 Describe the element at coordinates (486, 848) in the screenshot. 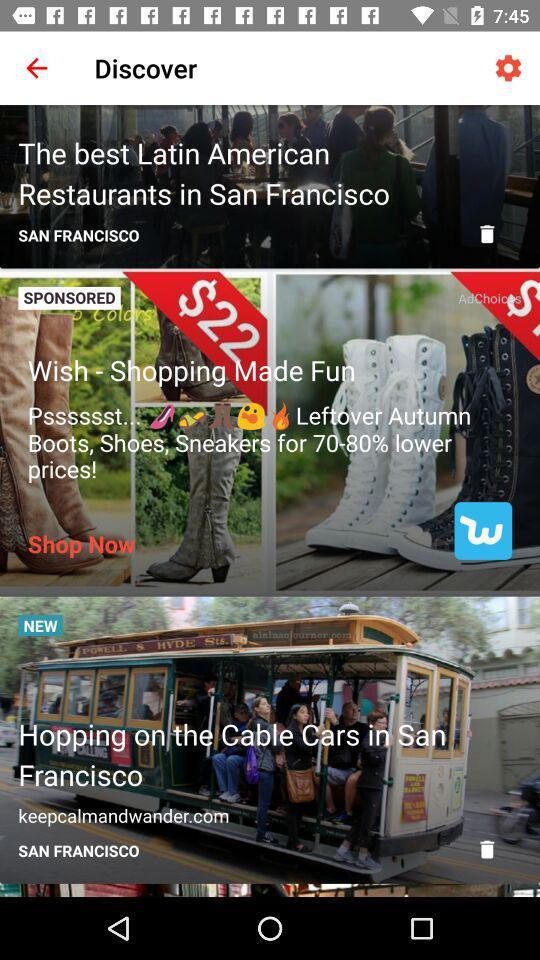

I see `remove article from feed` at that location.